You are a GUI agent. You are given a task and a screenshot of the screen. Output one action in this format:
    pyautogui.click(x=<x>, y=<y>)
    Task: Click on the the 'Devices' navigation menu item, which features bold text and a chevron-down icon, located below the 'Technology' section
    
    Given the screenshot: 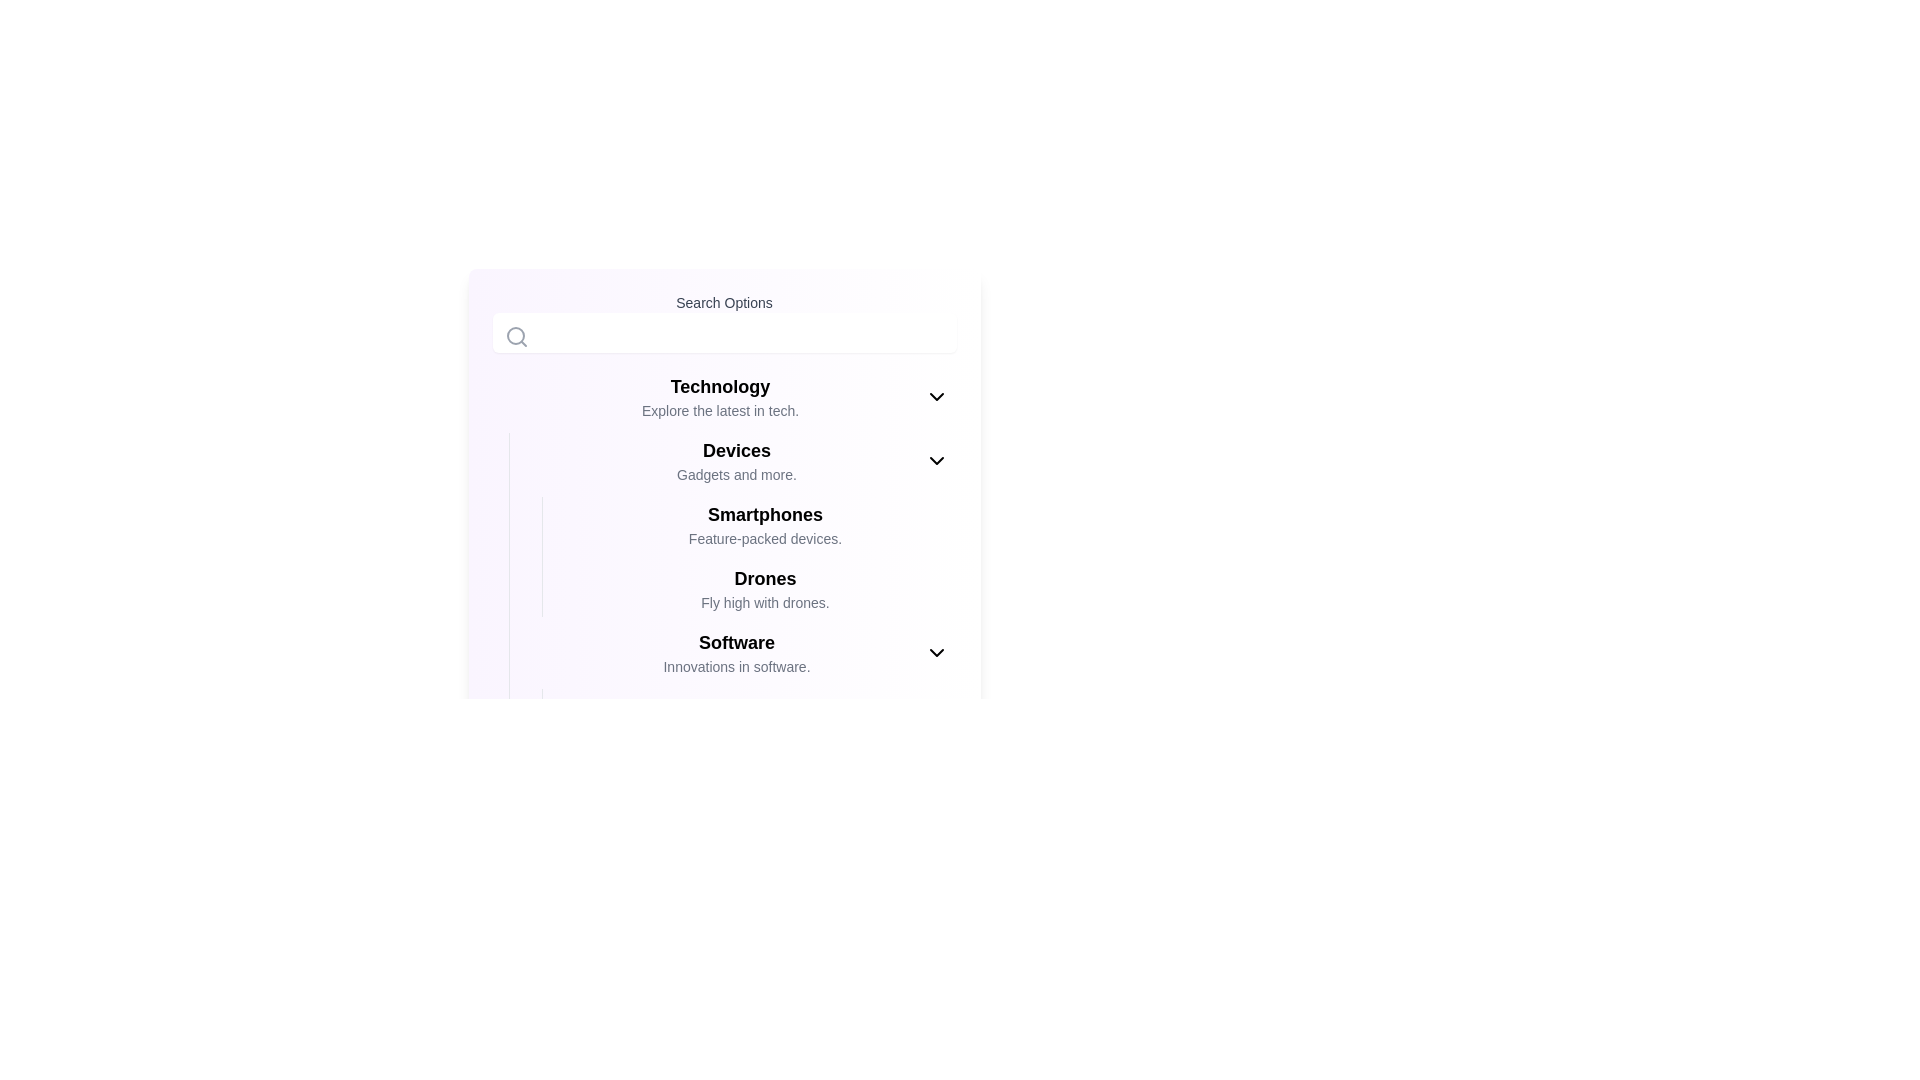 What is the action you would take?
    pyautogui.click(x=747, y=461)
    